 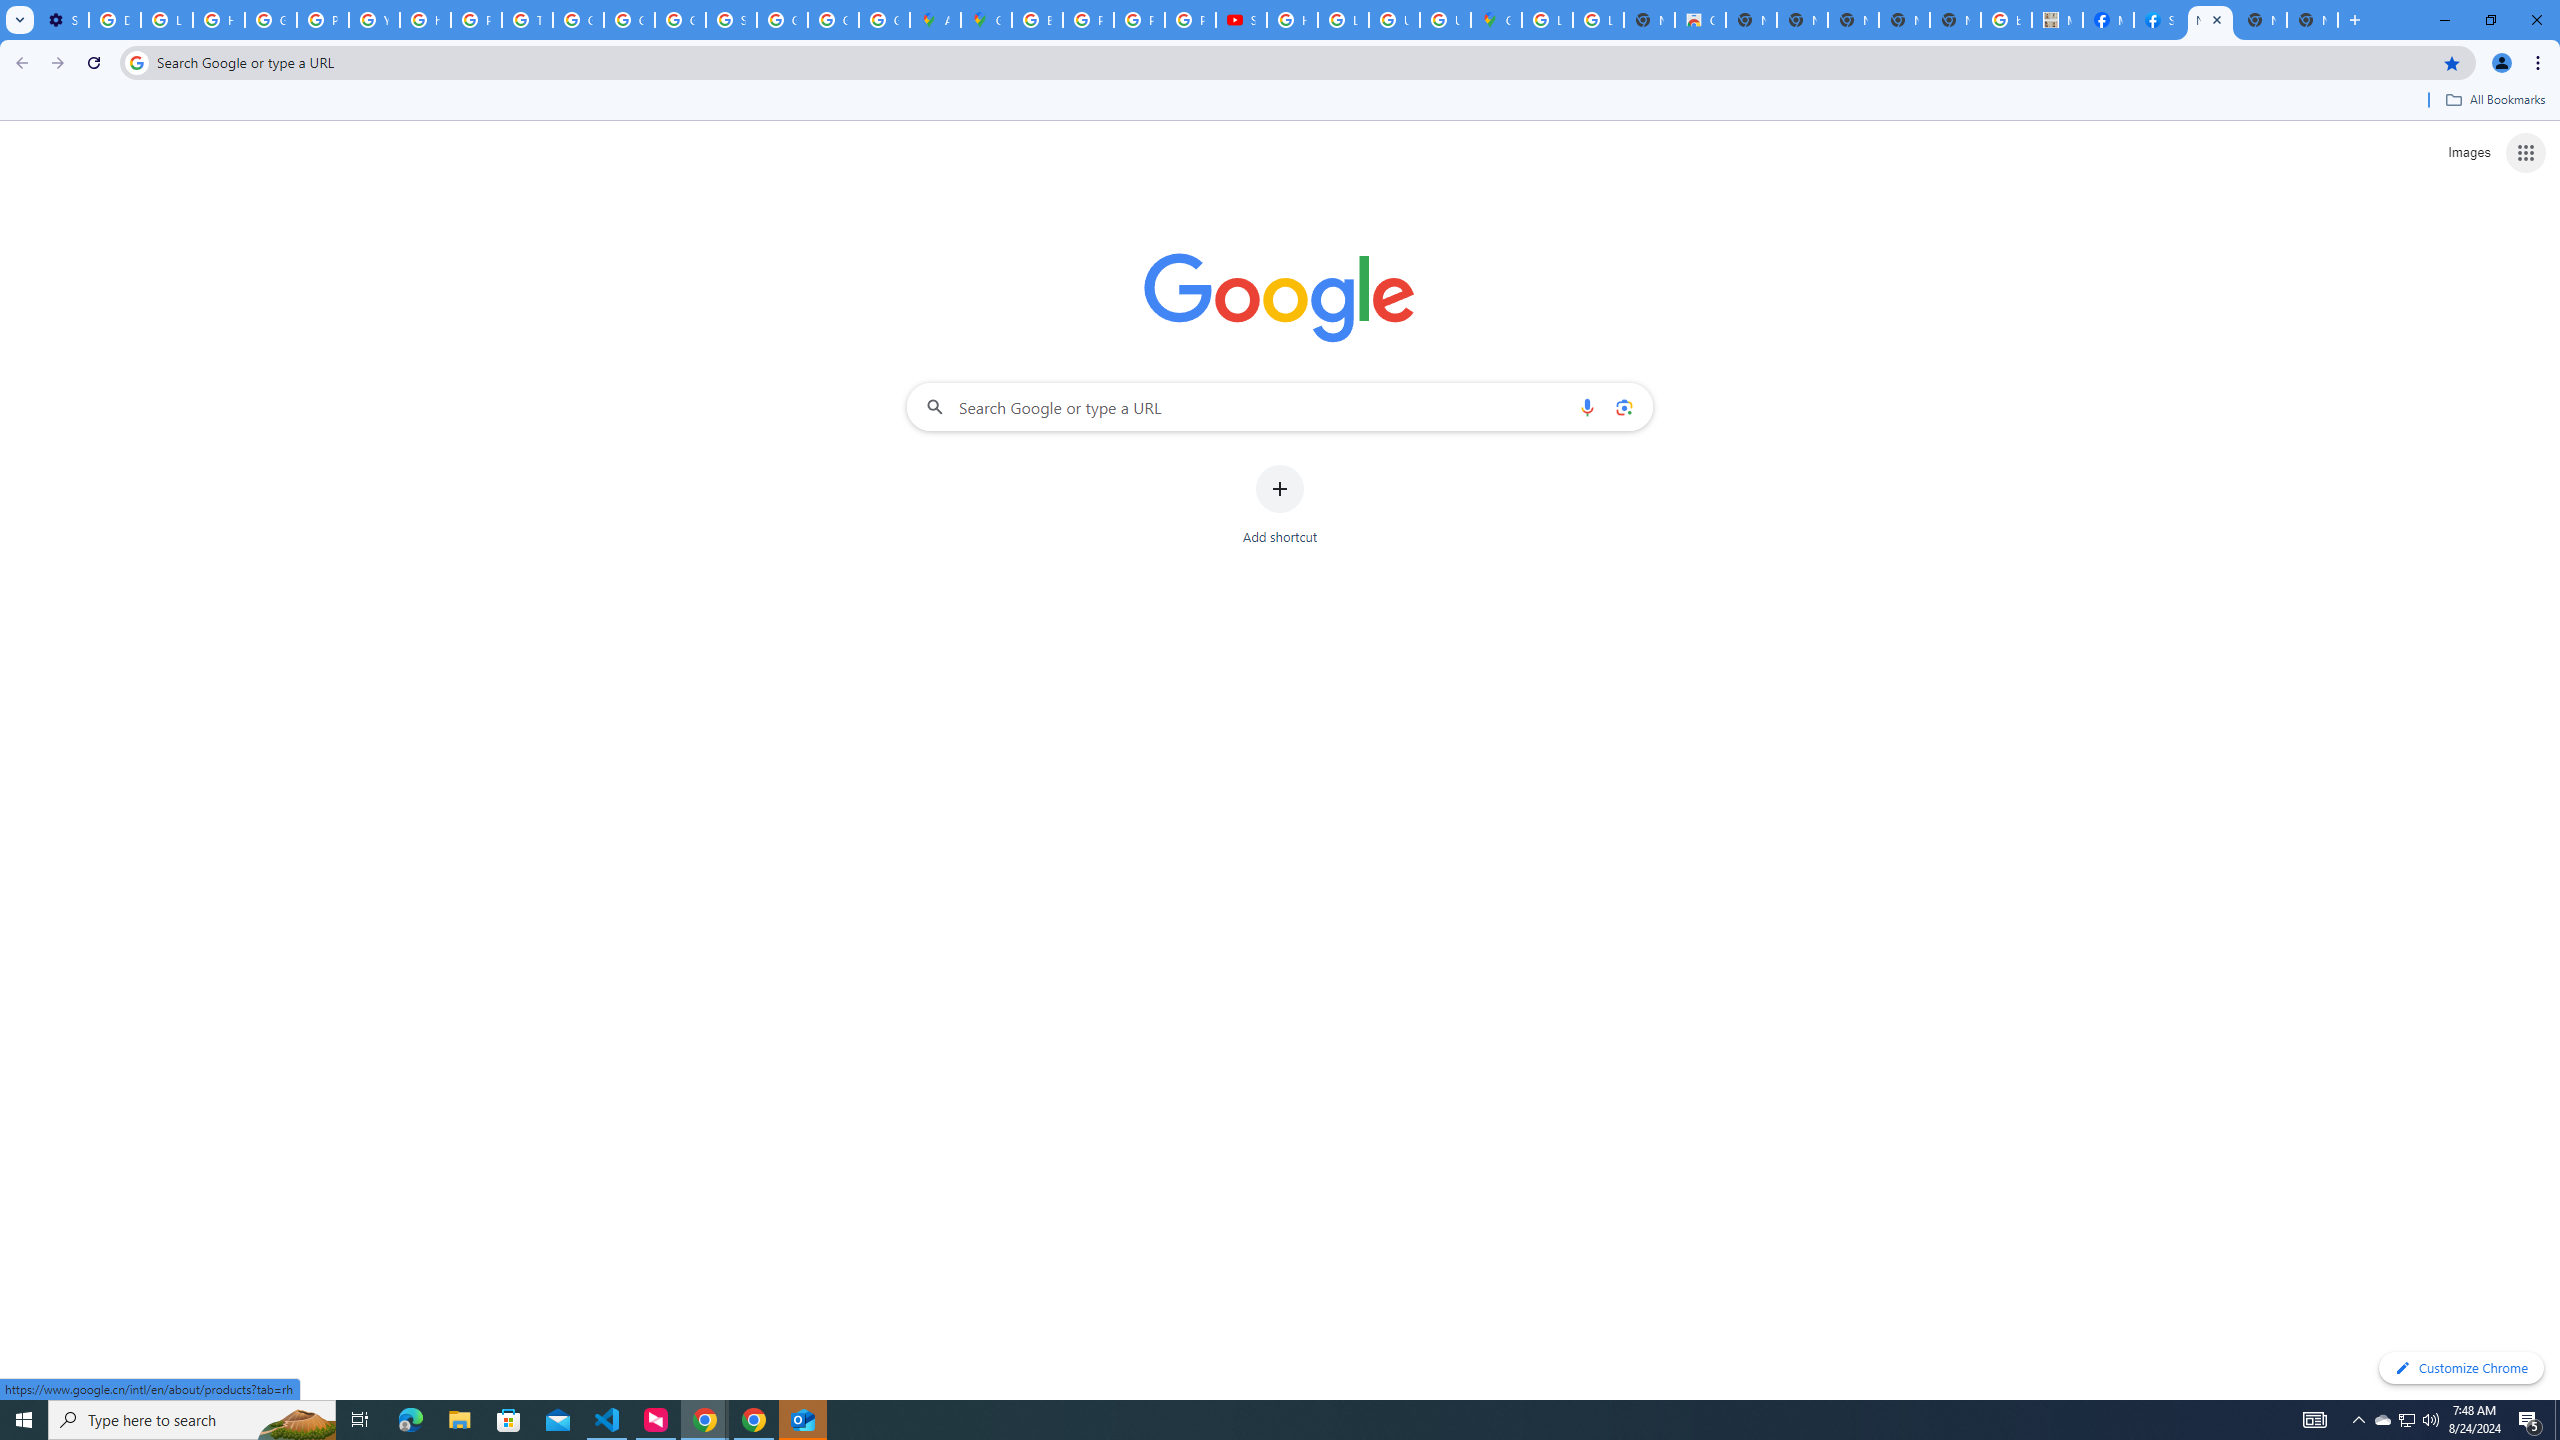 What do you see at coordinates (114, 19) in the screenshot?
I see `'Delete photos & videos - Computer - Google Photos Help'` at bounding box center [114, 19].